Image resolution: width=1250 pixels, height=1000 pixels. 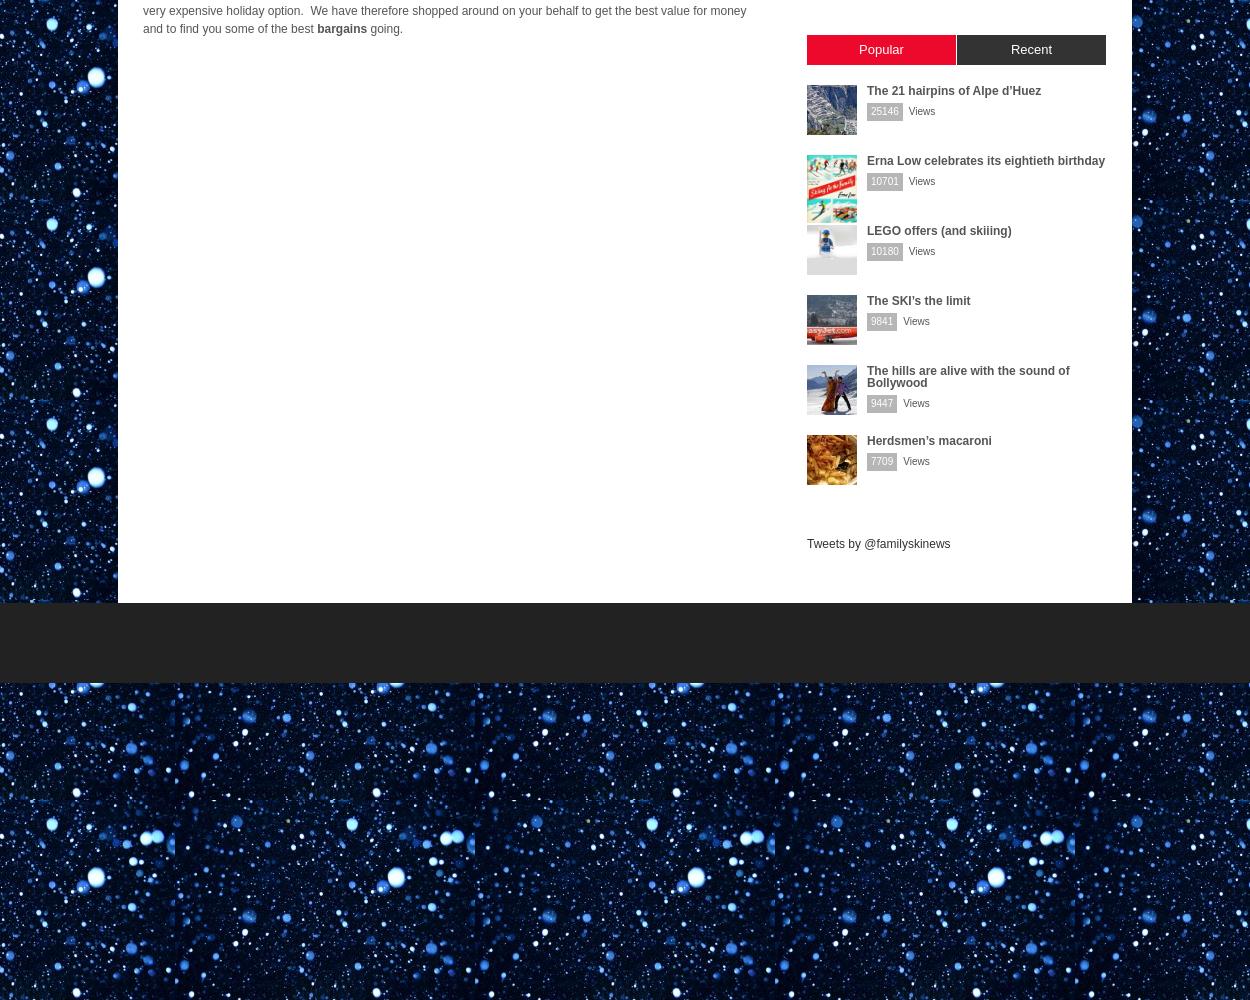 I want to click on '9447', so click(x=882, y=403).